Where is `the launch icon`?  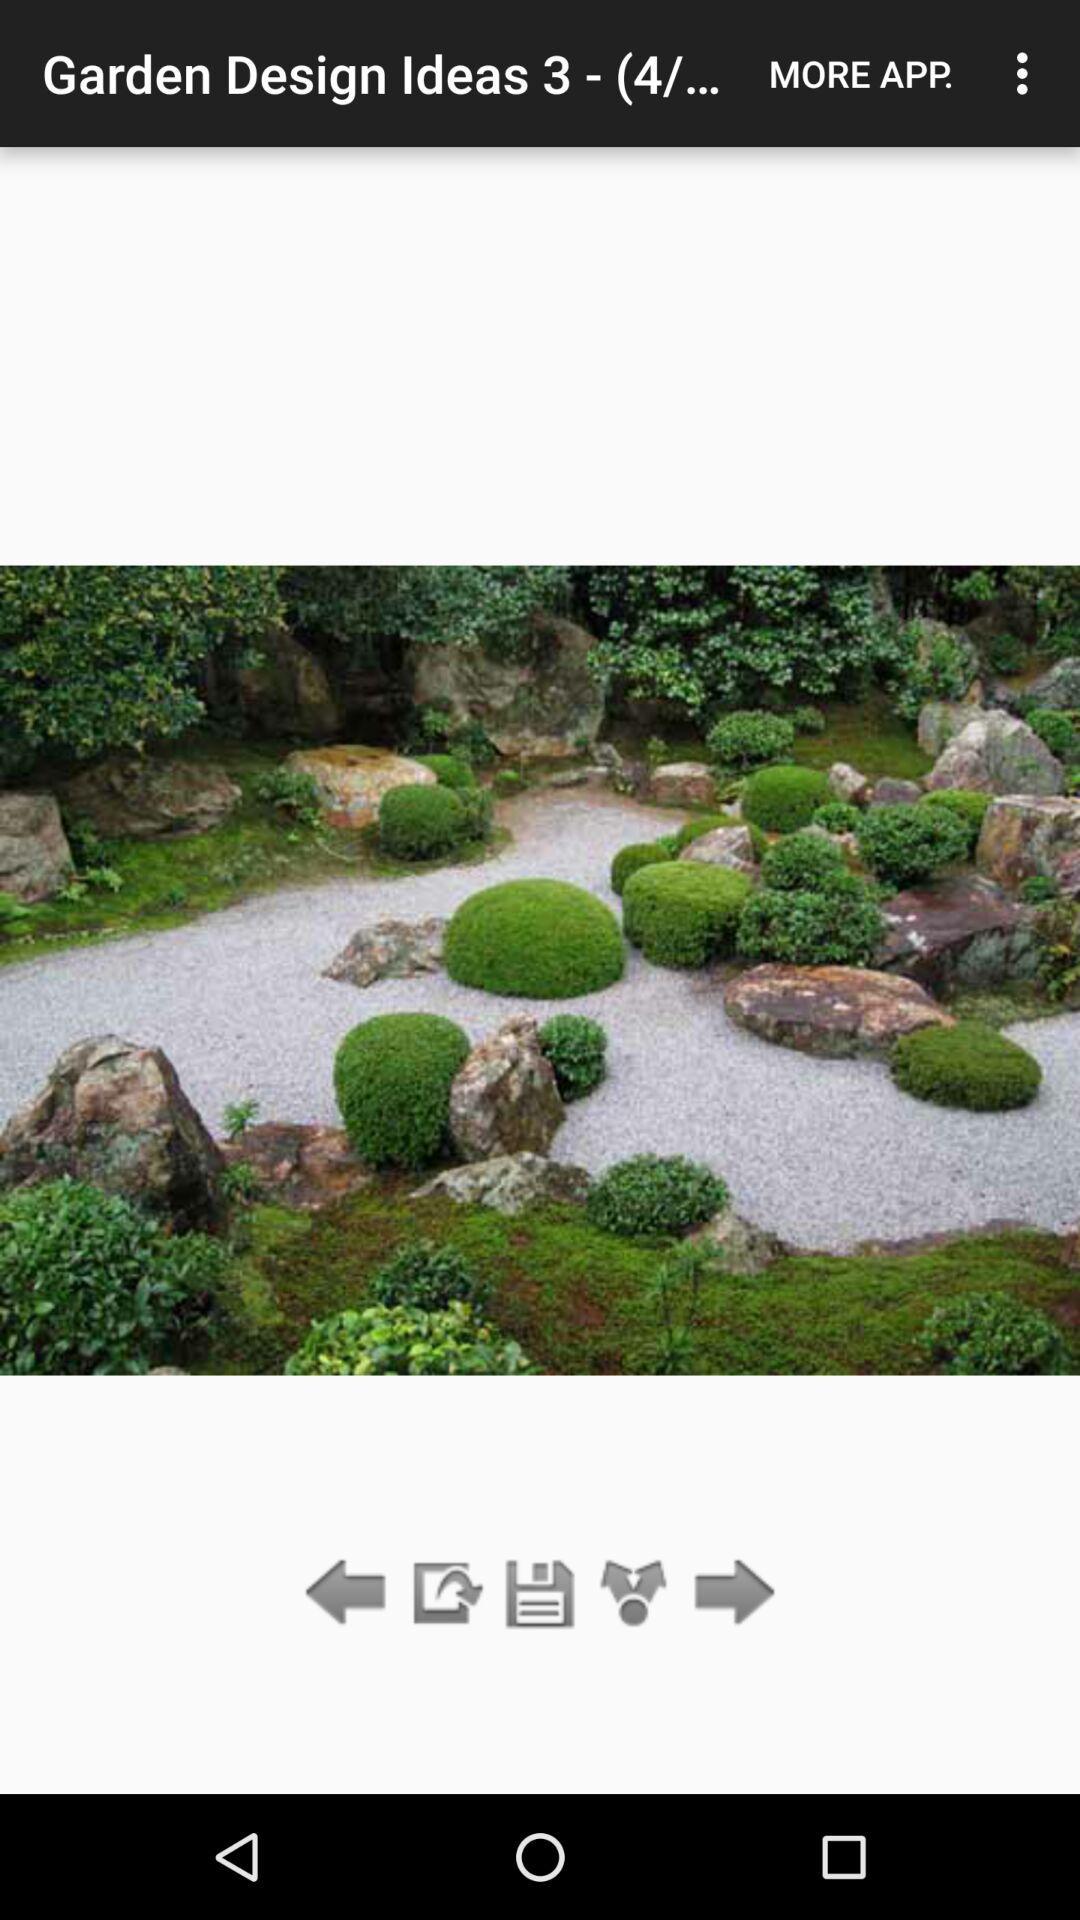
the launch icon is located at coordinates (444, 1593).